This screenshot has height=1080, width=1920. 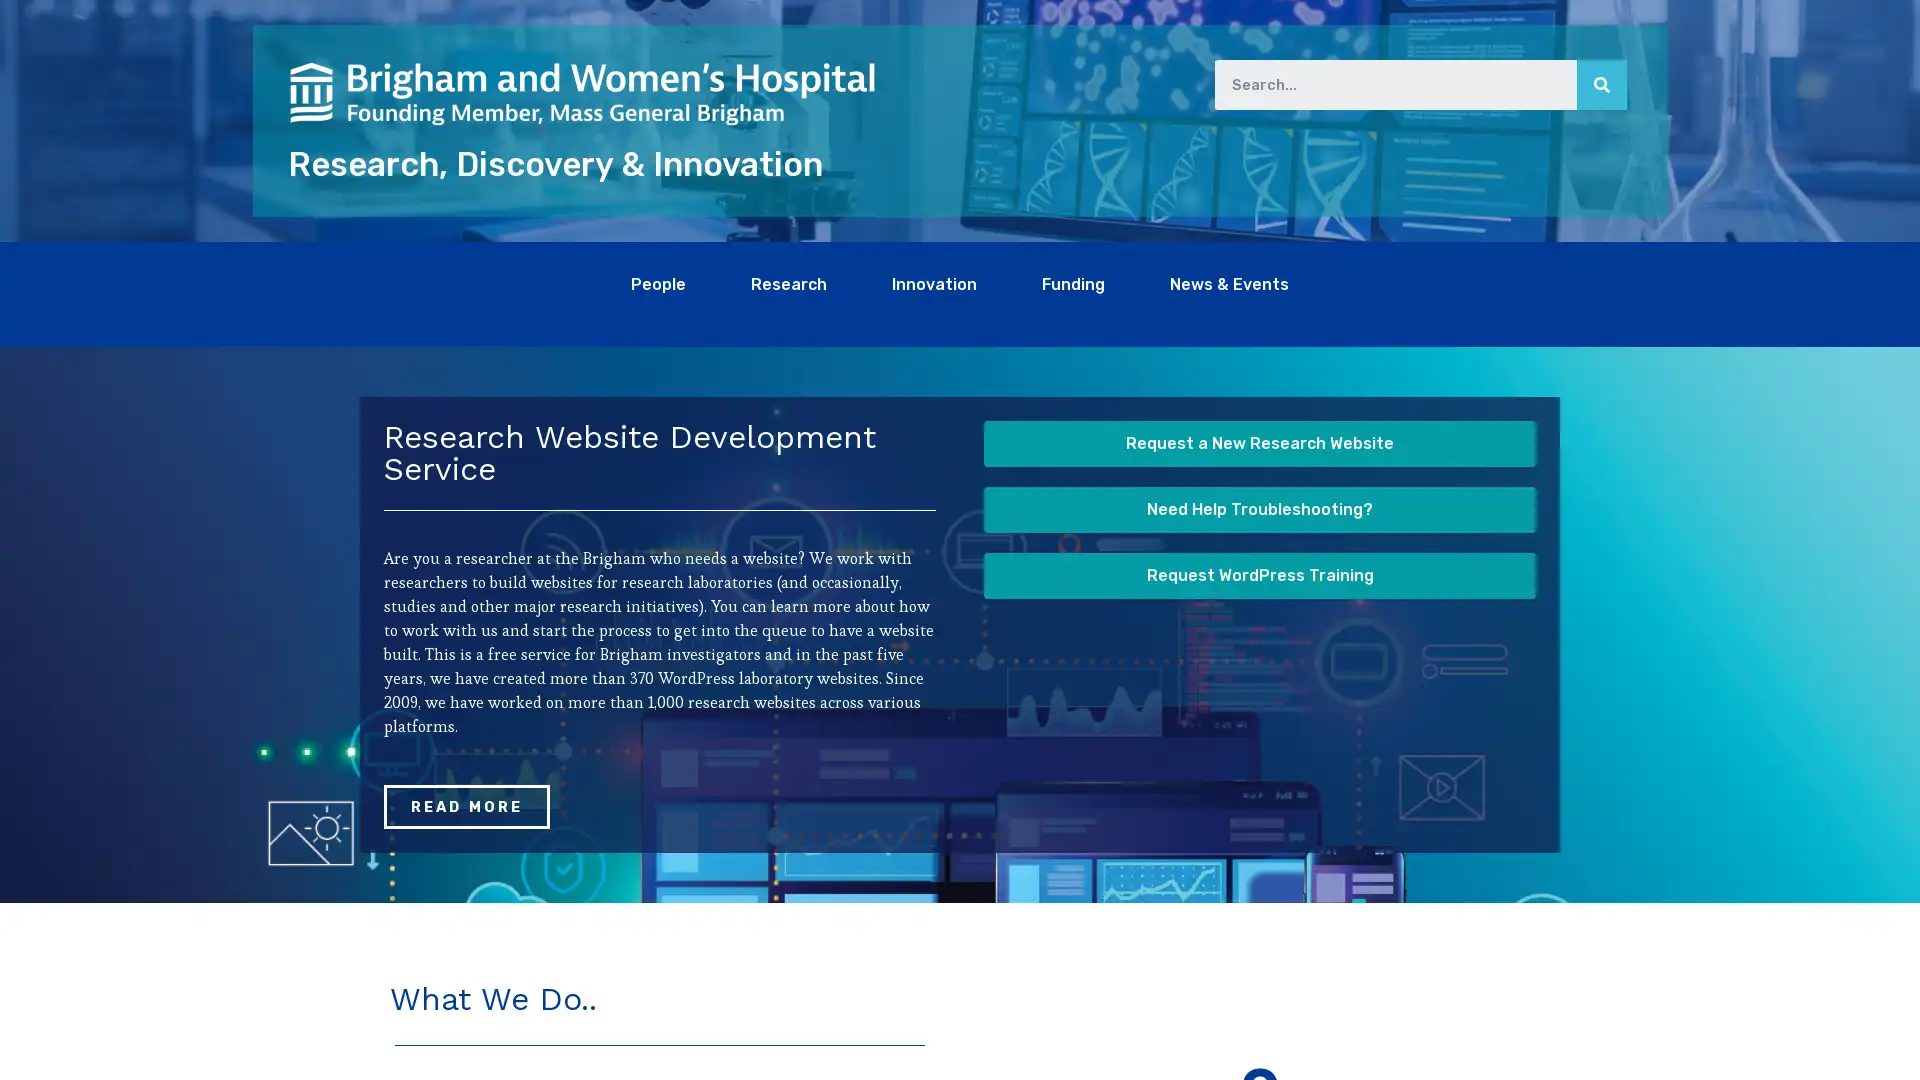 I want to click on Search, so click(x=1601, y=83).